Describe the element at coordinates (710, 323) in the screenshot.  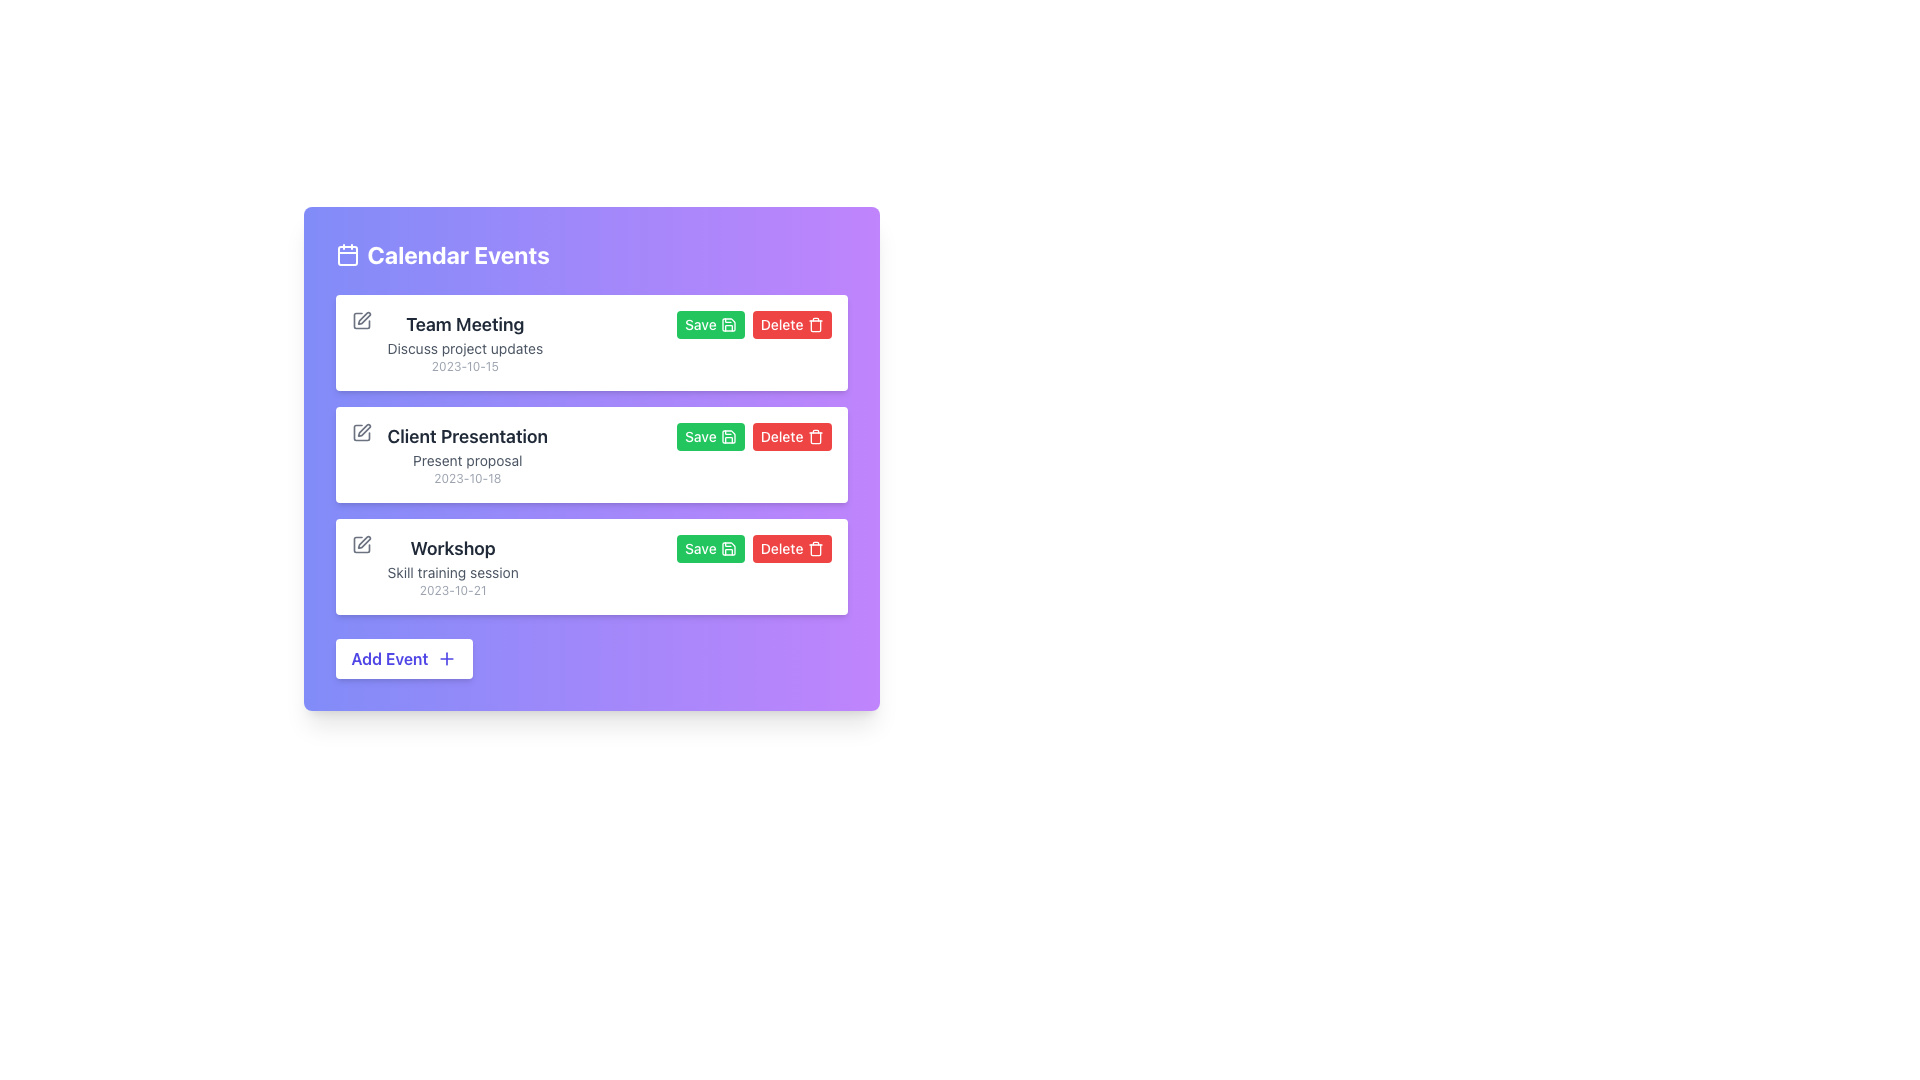
I see `the 'Save' button, which is a rectangular button with a green background, rounded corners, and labeled in bold white text` at that location.